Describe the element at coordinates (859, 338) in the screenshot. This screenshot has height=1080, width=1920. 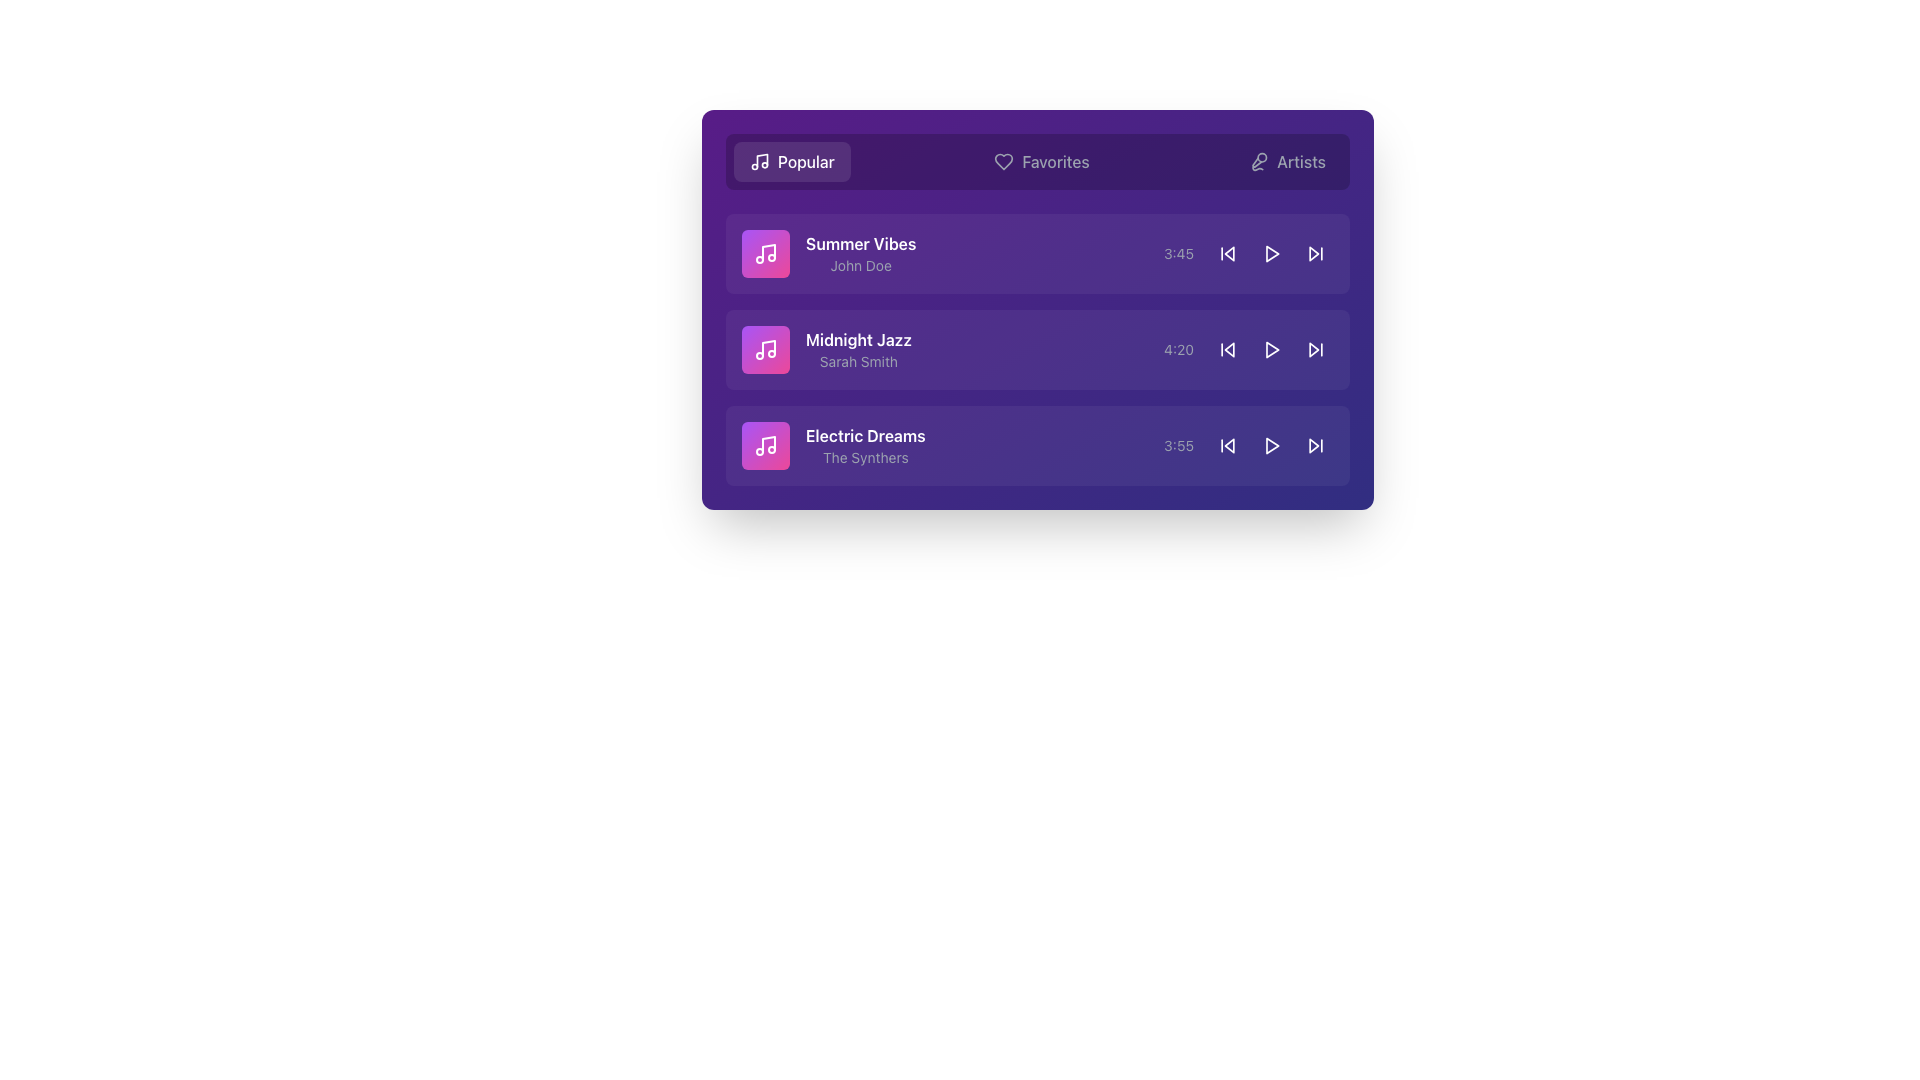
I see `the title text label of the music track` at that location.